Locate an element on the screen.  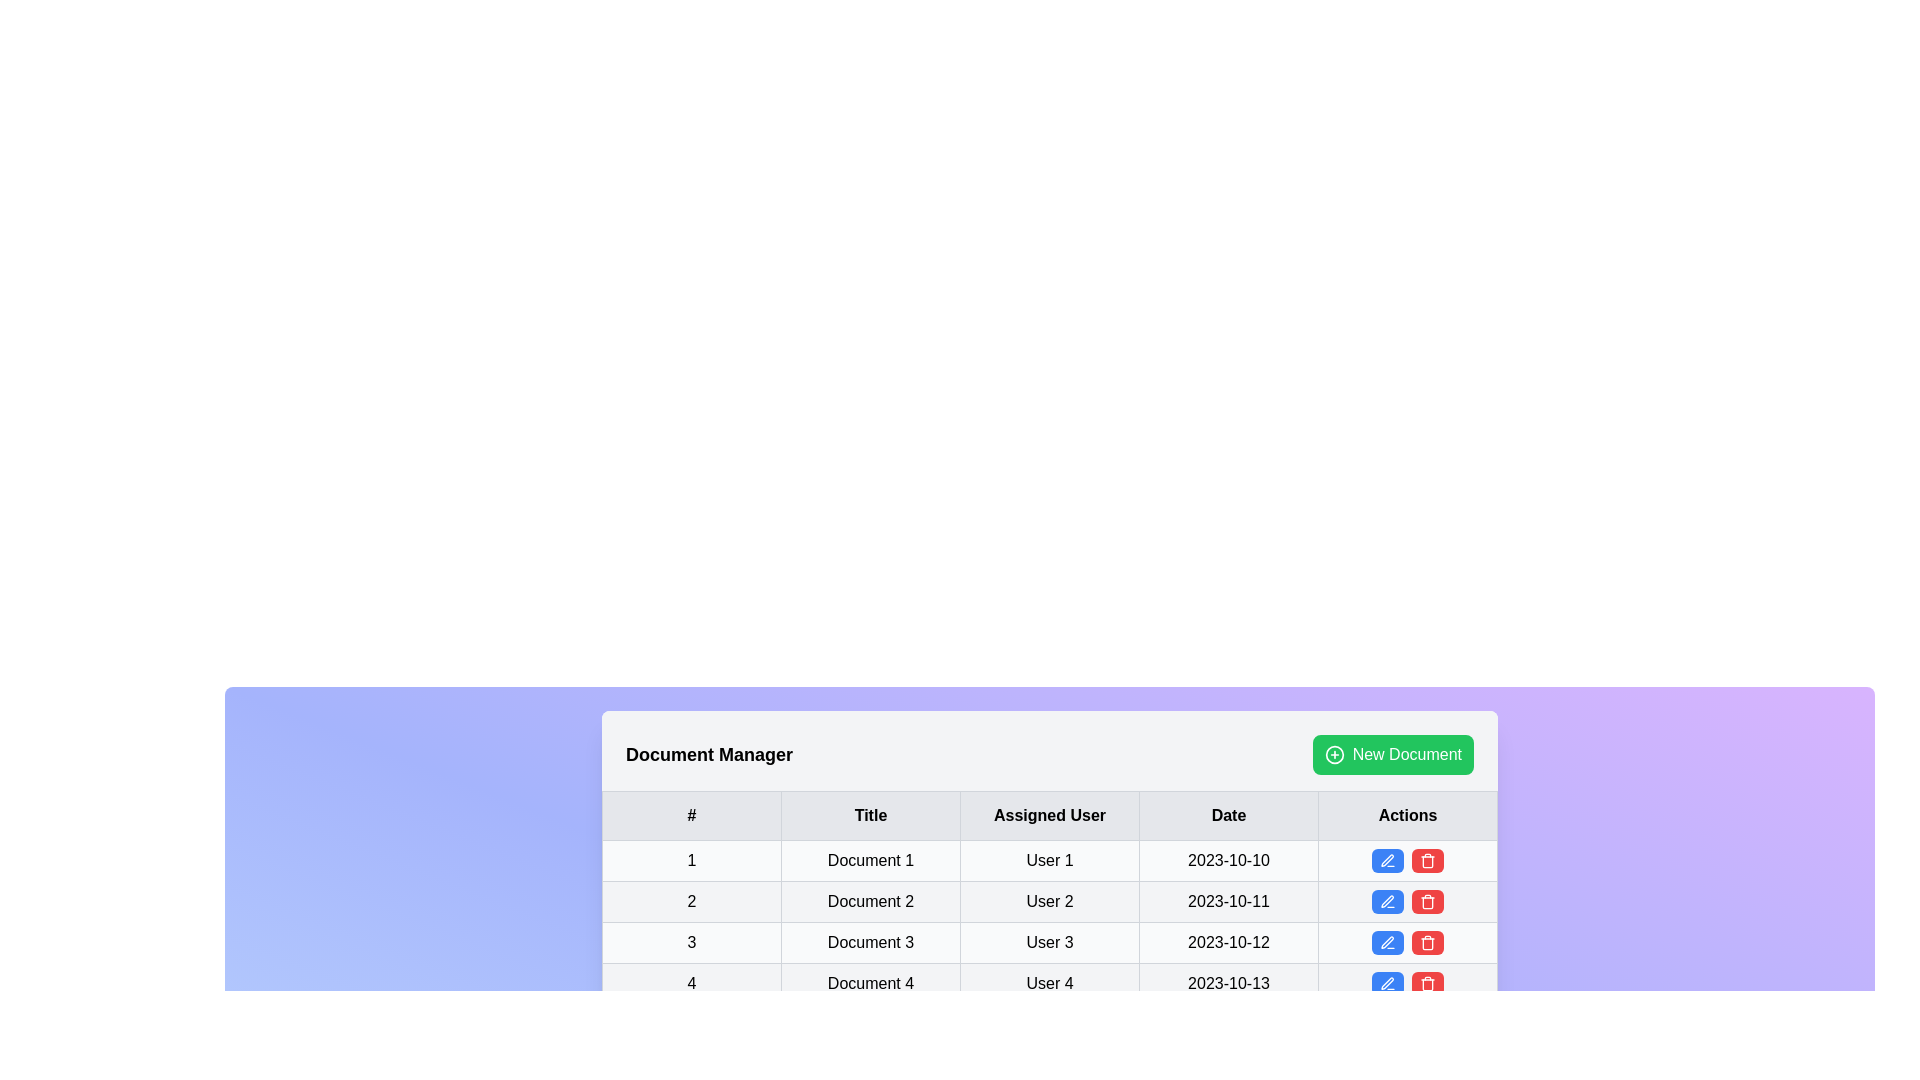
the delete button in the 'Actions' column of the fourth row of the table, which is represented by a trash can icon is located at coordinates (1427, 942).